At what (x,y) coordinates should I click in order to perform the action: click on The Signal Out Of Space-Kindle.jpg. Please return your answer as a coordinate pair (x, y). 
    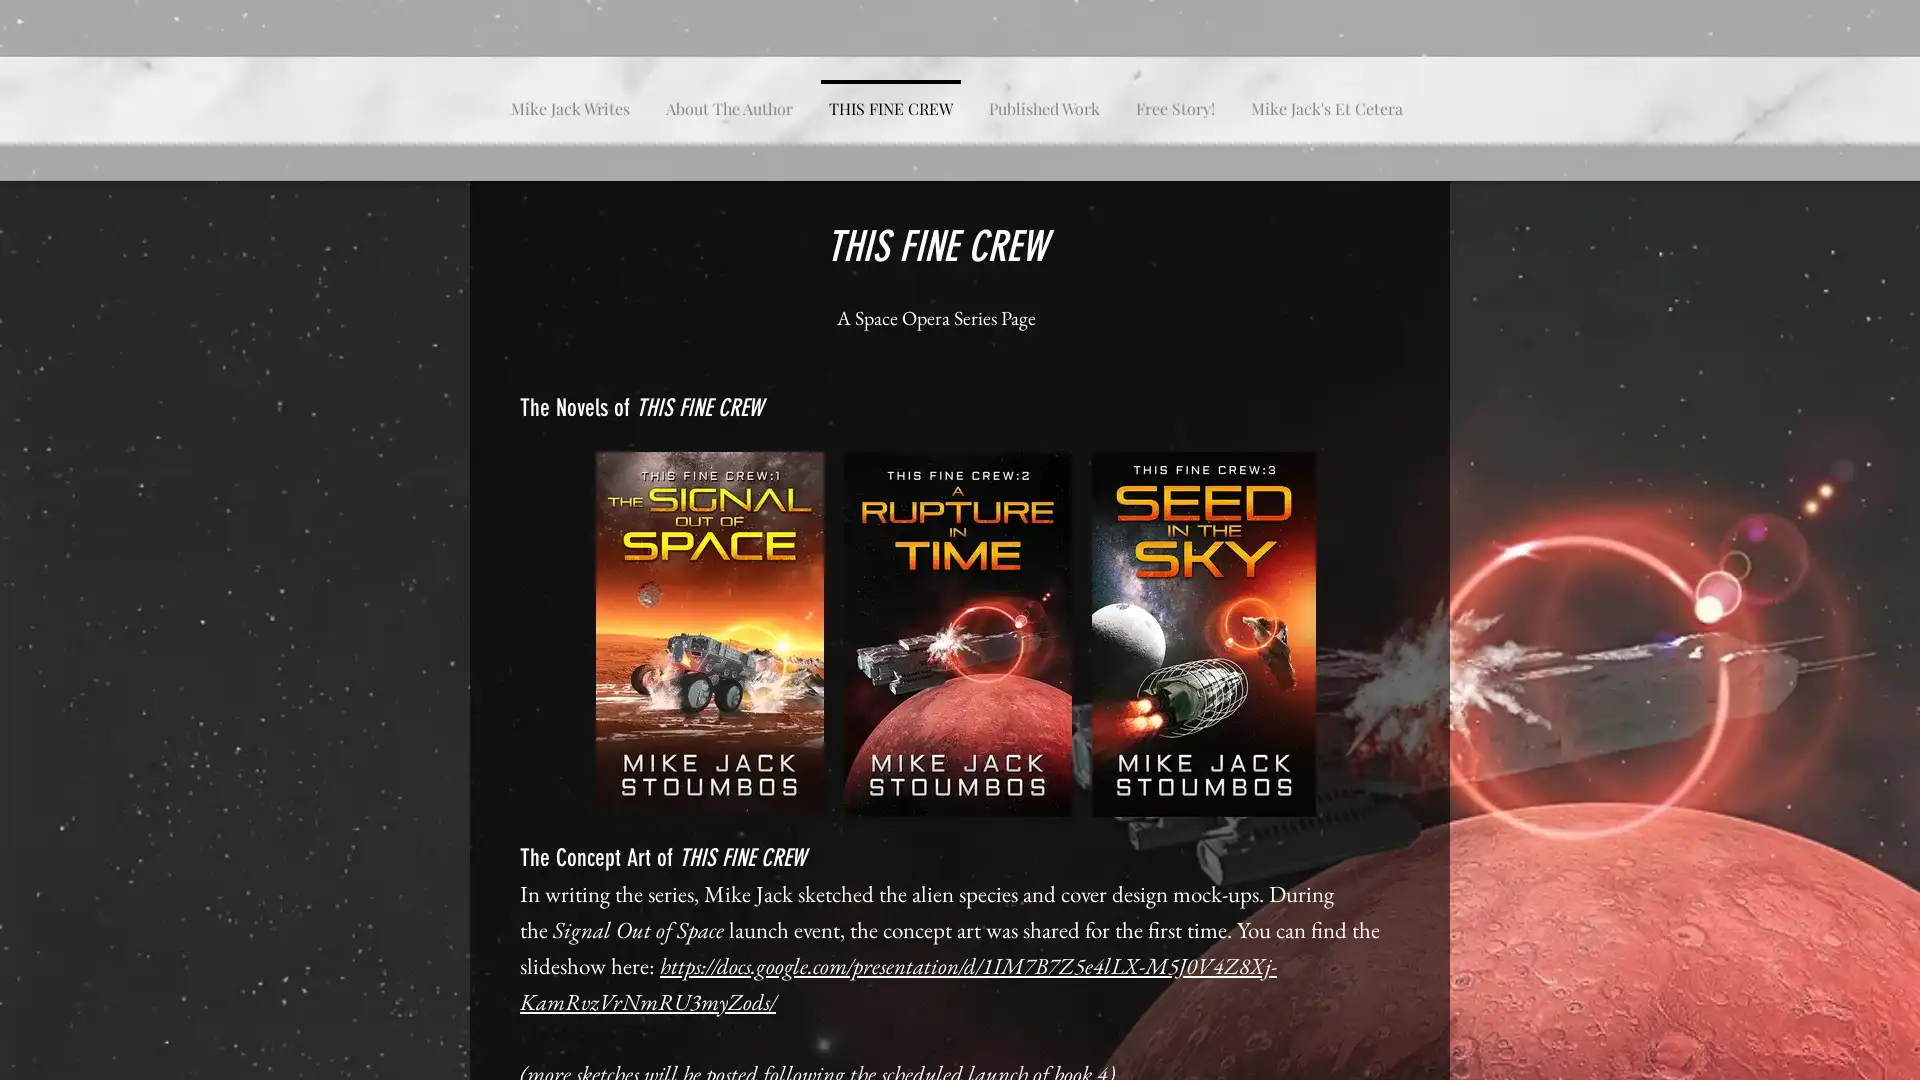
    Looking at the image, I should click on (710, 634).